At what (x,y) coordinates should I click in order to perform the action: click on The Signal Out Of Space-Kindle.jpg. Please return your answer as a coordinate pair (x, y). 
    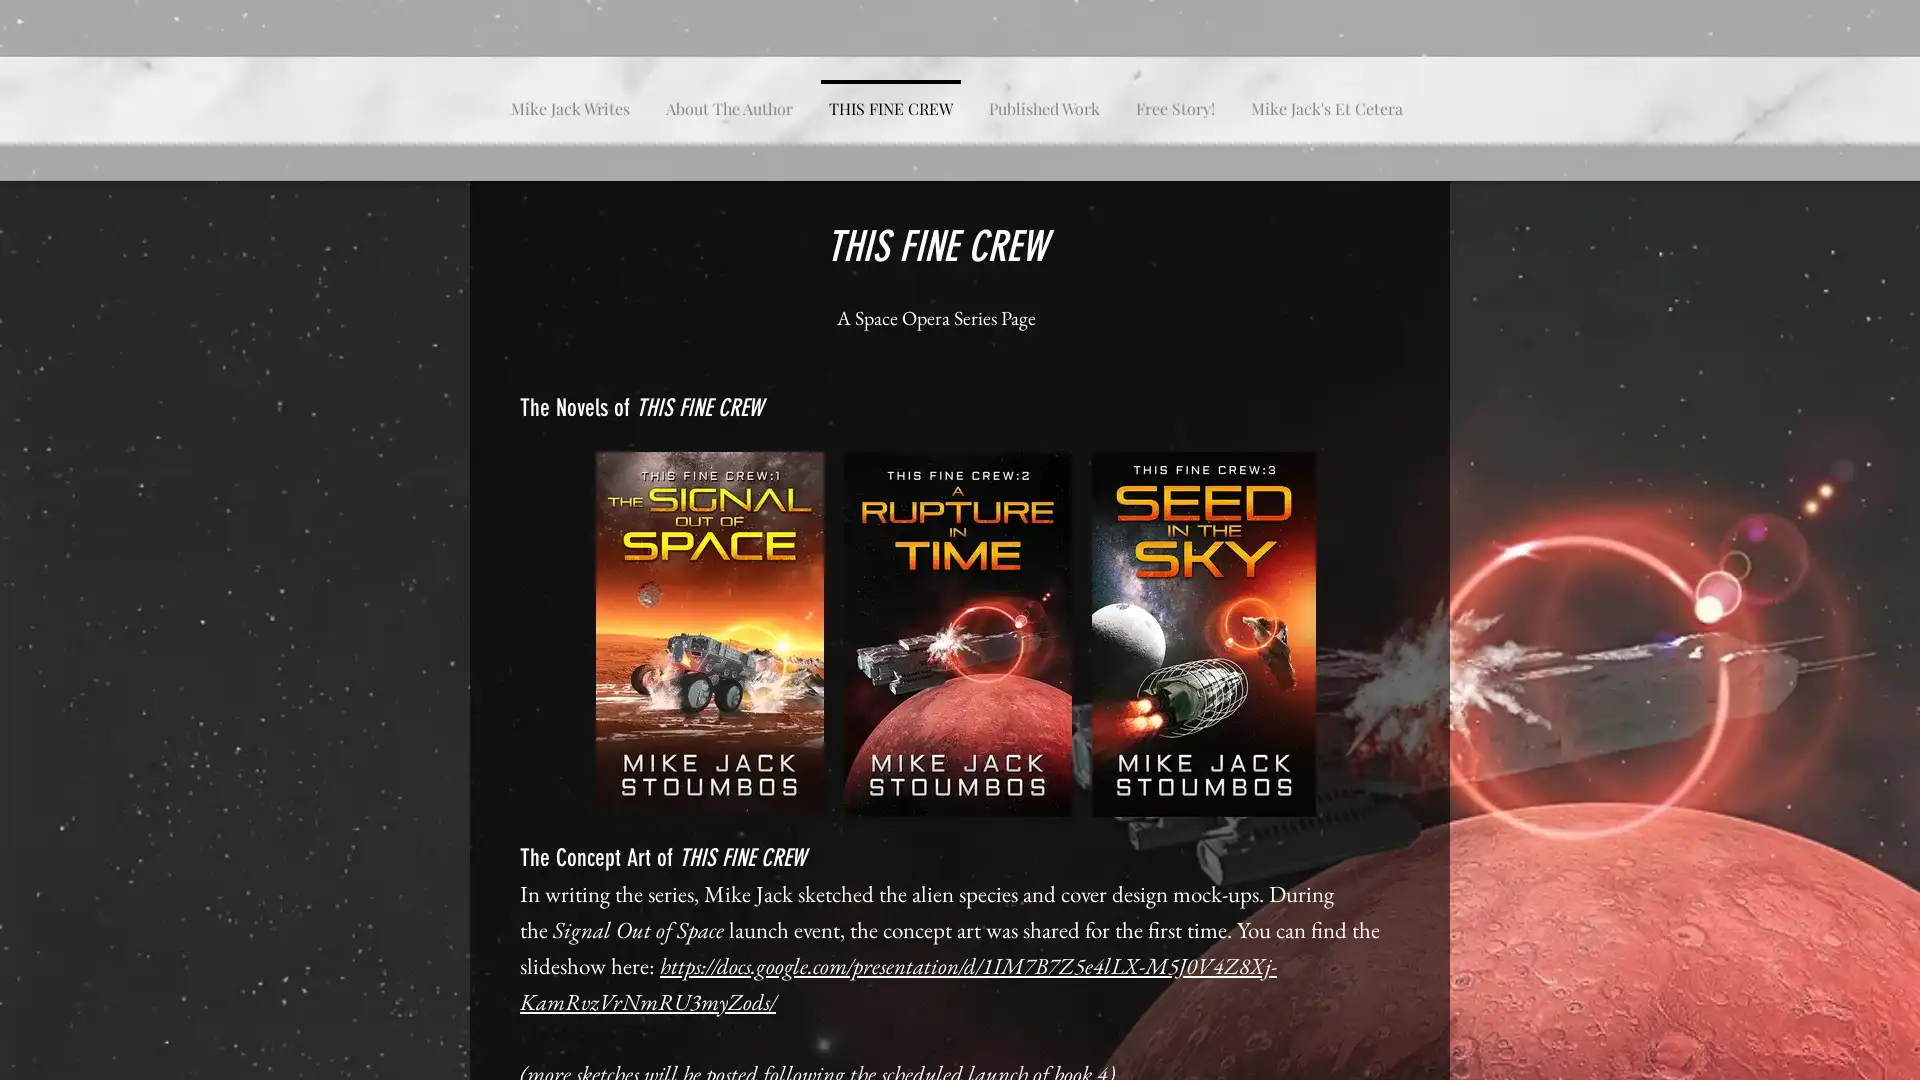
    Looking at the image, I should click on (710, 634).